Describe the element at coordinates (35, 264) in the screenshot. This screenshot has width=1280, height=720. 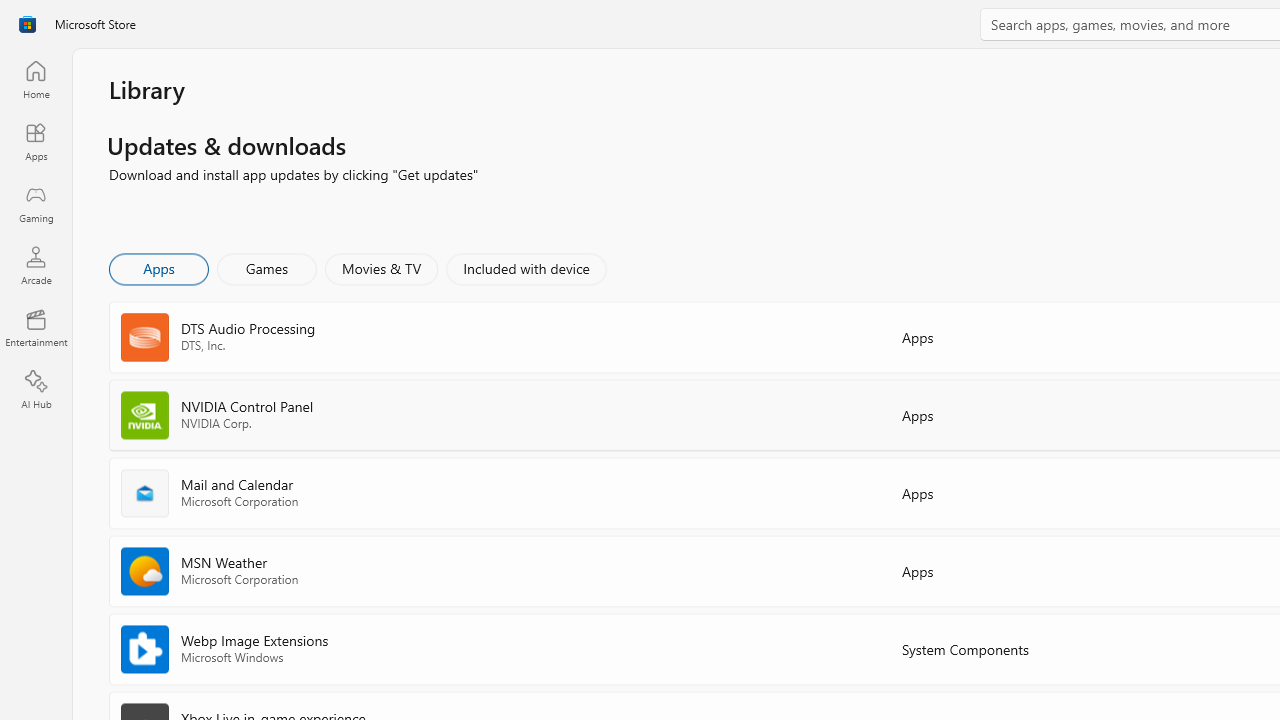
I see `'Arcade'` at that location.